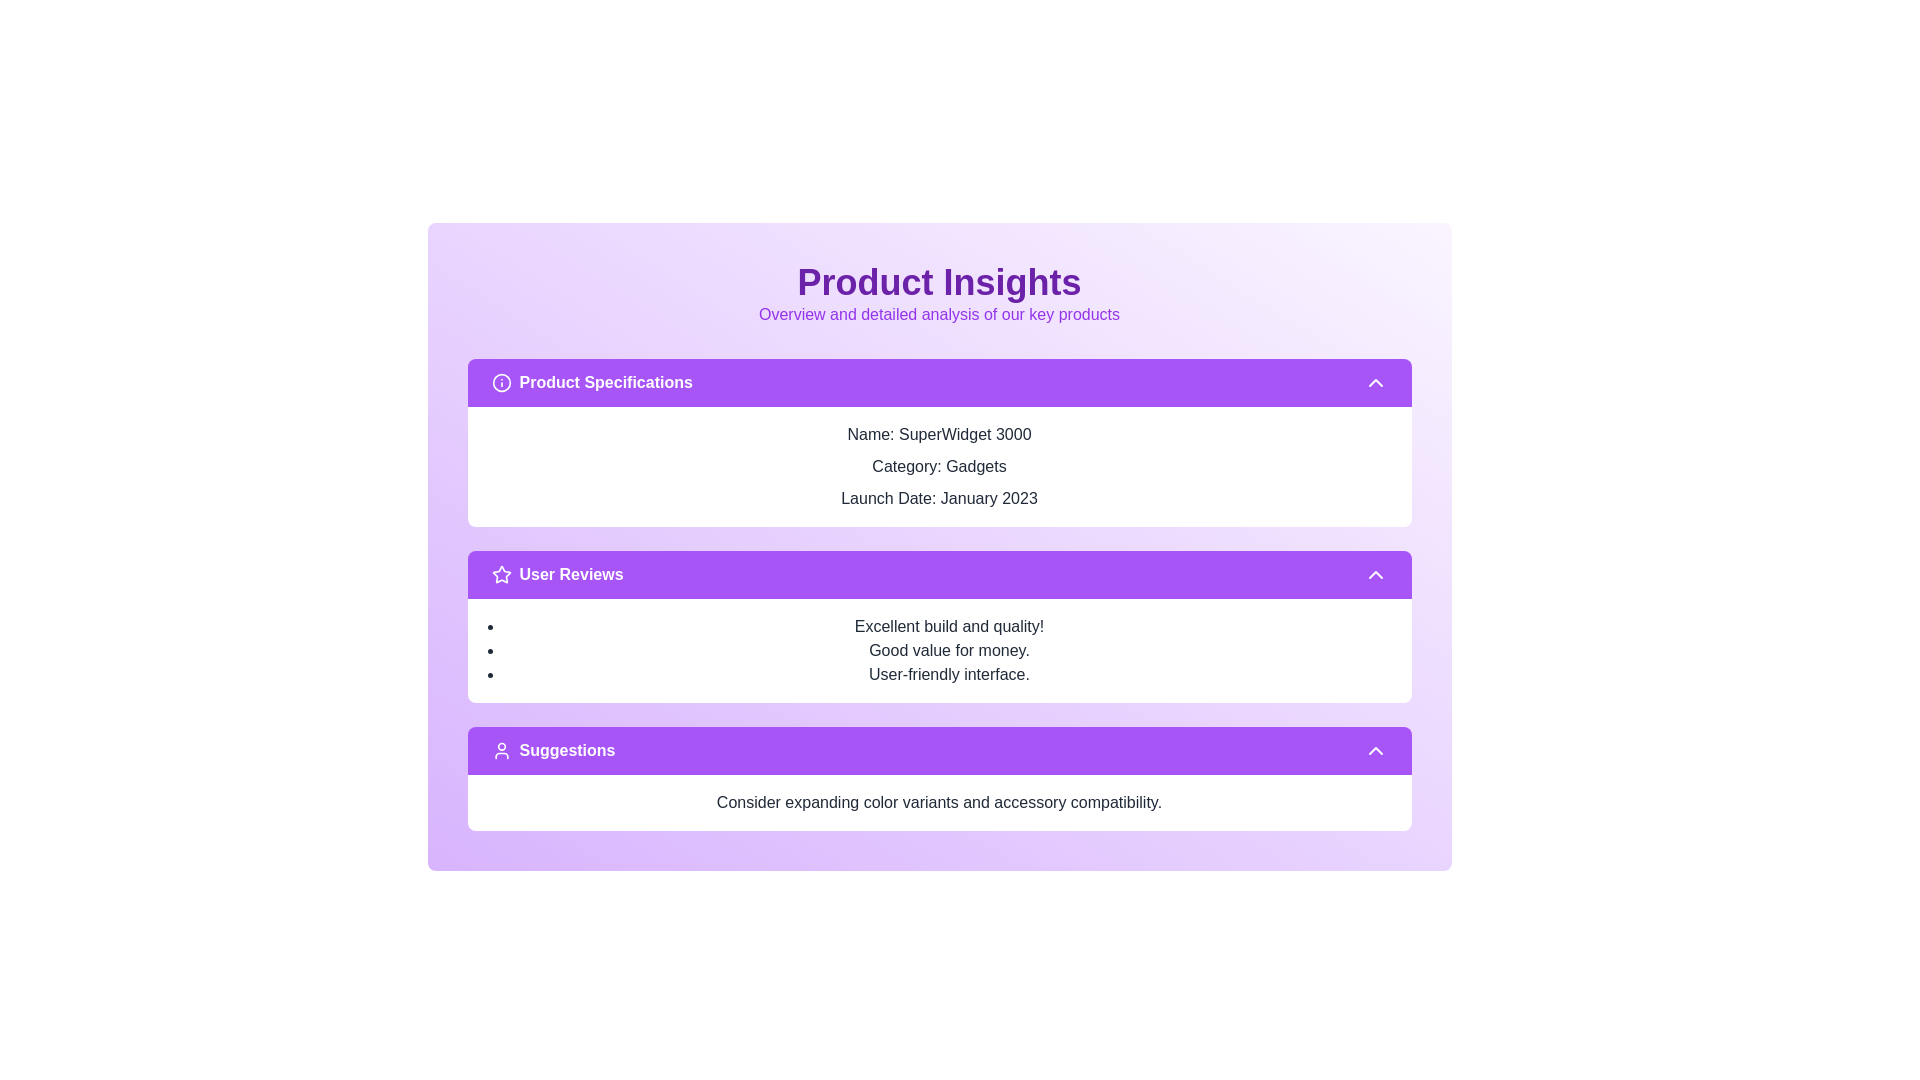 This screenshot has width=1920, height=1080. Describe the element at coordinates (1374, 751) in the screenshot. I see `the toggle Icon Button located at the bottom-right corner of the Suggestions section` at that location.